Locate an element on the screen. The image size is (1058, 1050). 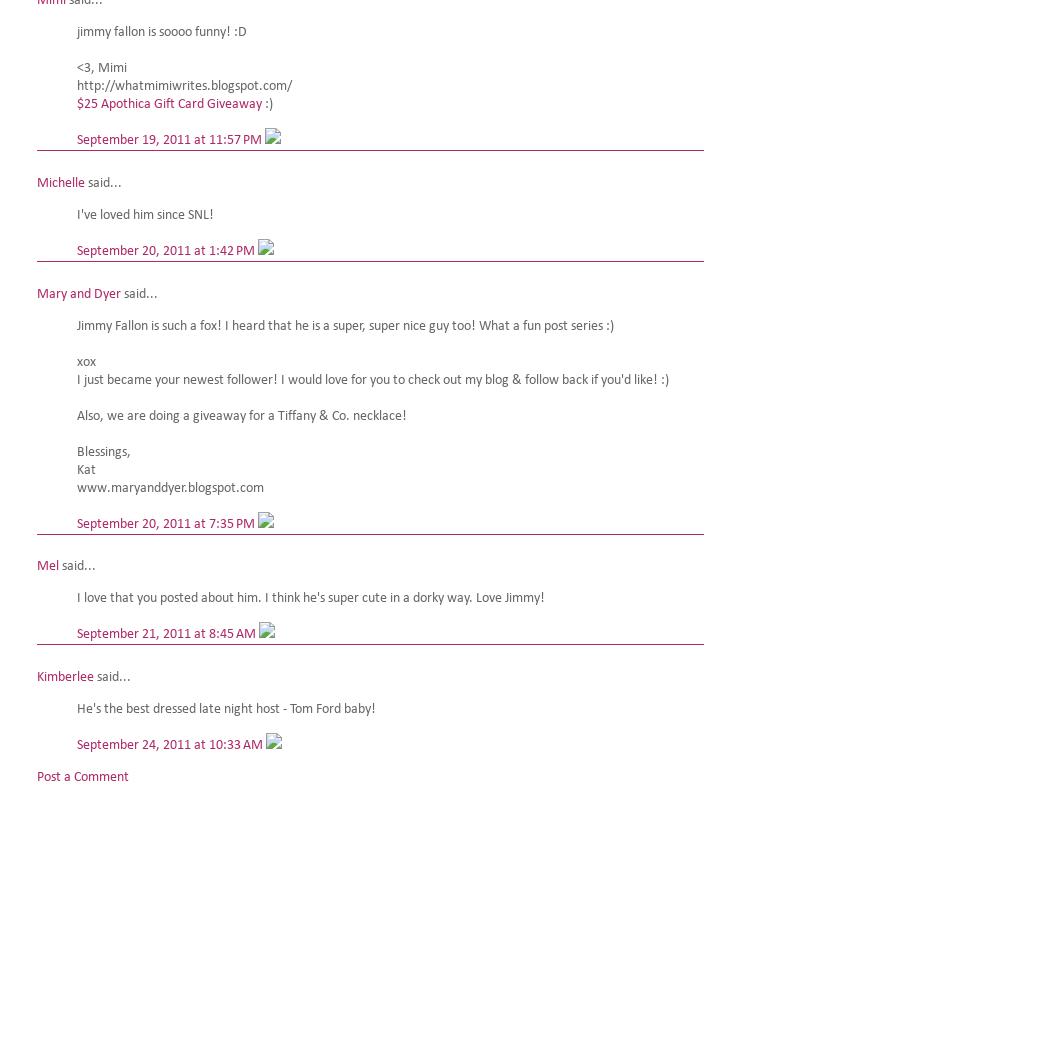
'September 19, 2011 at 11:57 PM' is located at coordinates (77, 138).